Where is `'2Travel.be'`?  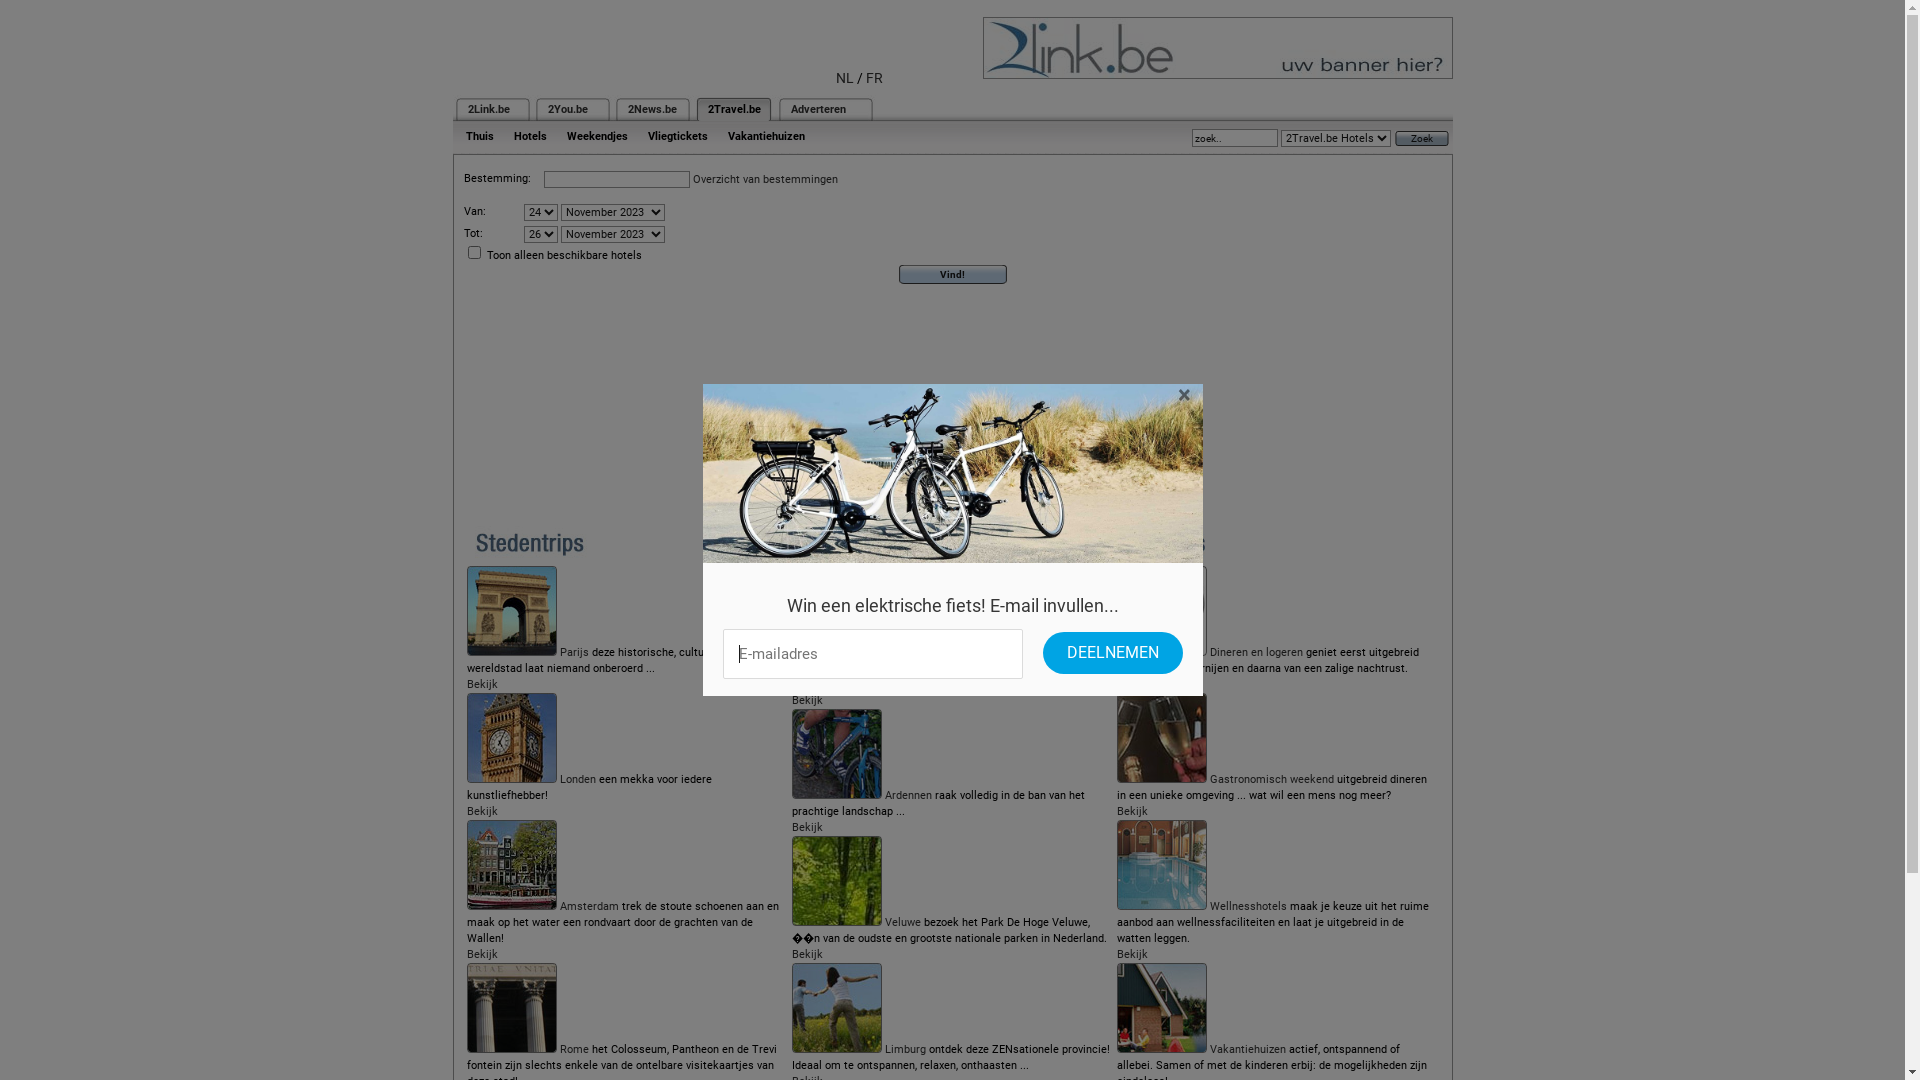 '2Travel.be' is located at coordinates (708, 109).